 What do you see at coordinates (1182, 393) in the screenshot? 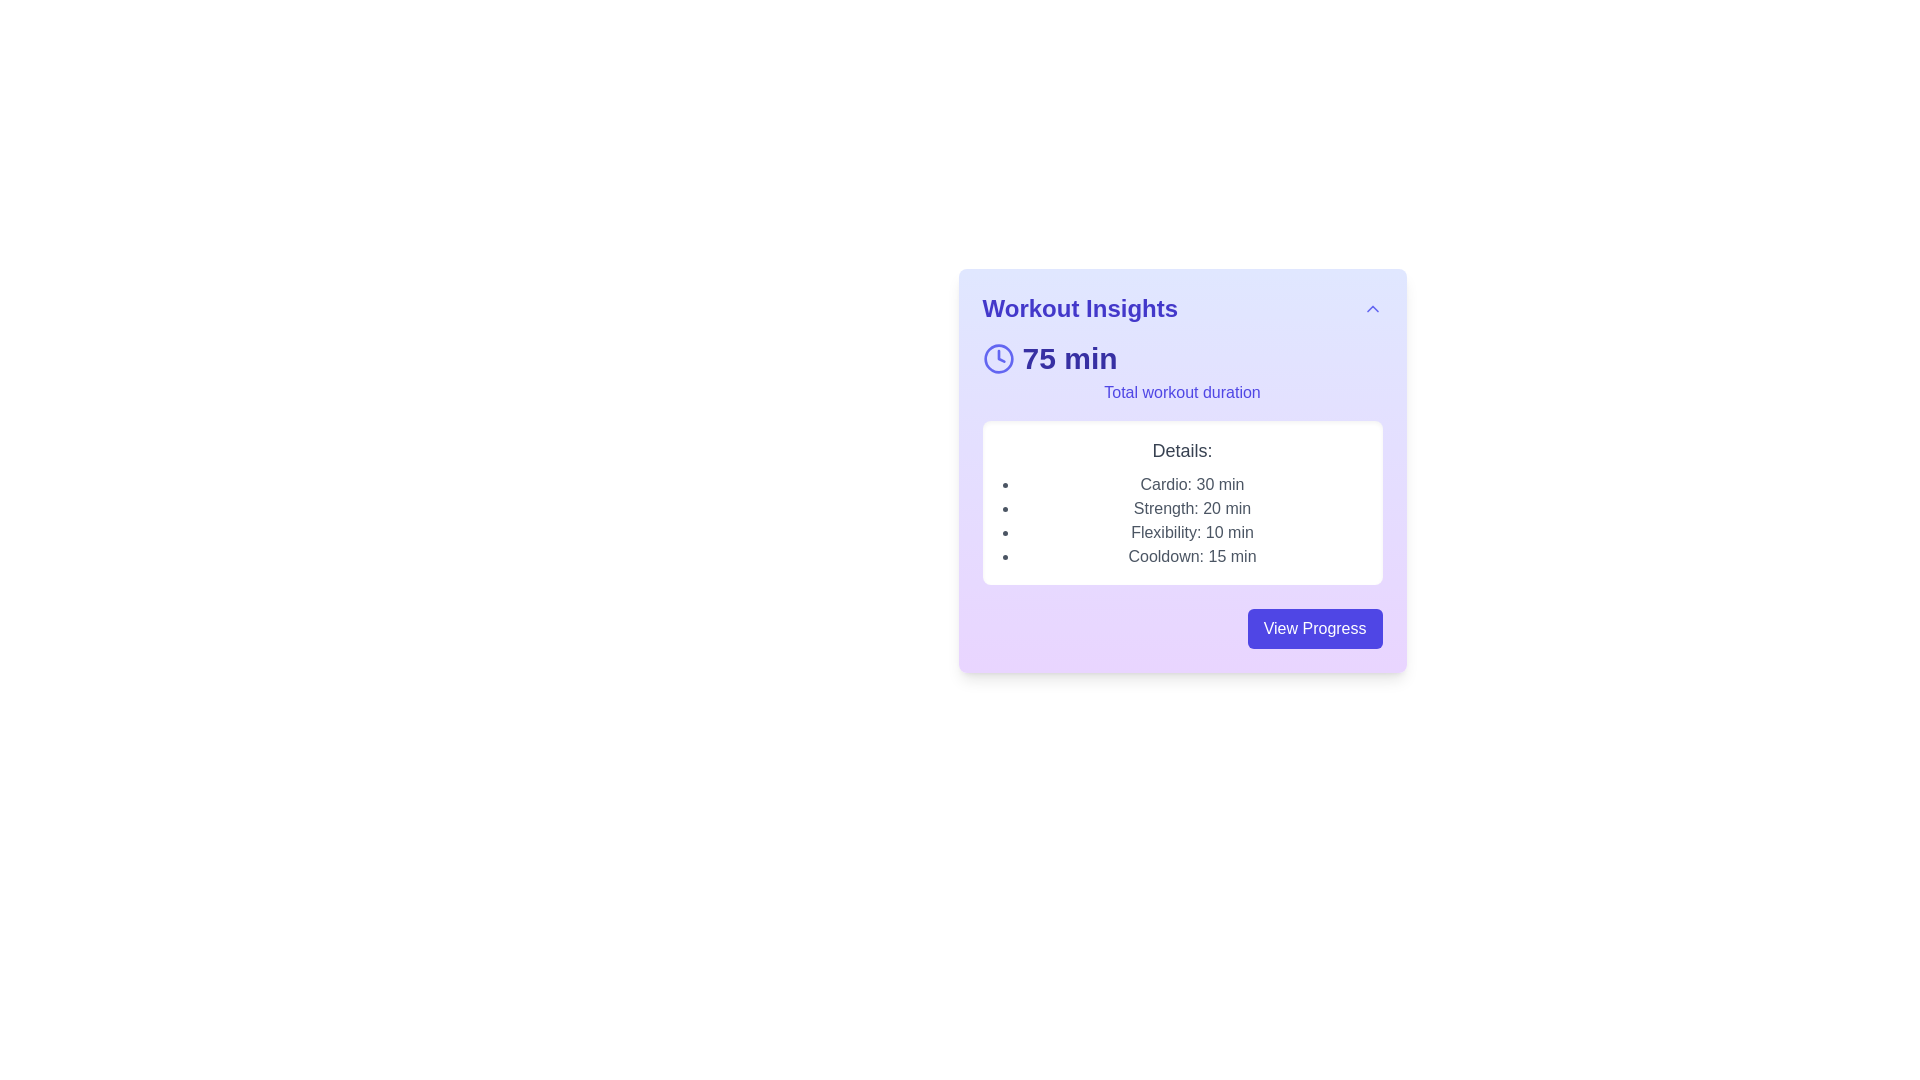
I see `the text element displaying 'Total workout duration', which is located below '75 min' and above 'Details', within the summary box` at bounding box center [1182, 393].